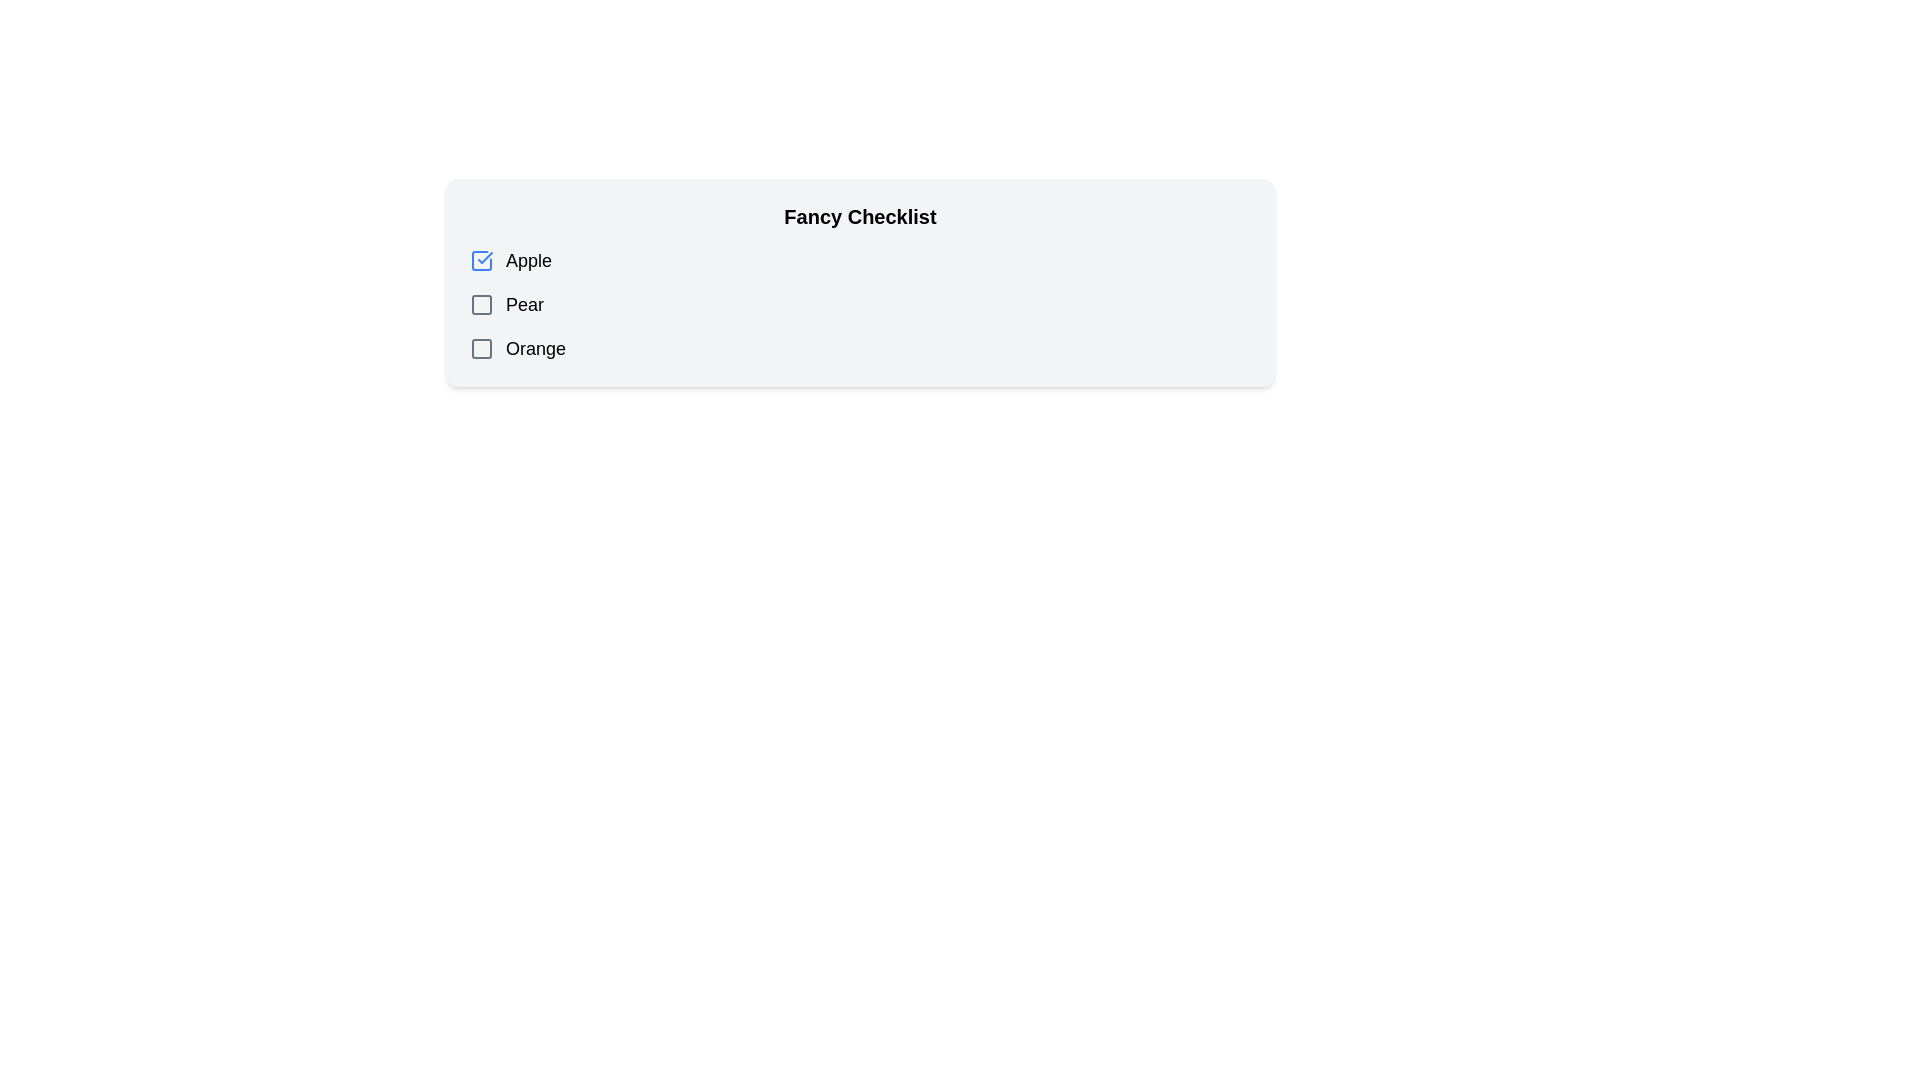  Describe the element at coordinates (481, 260) in the screenshot. I see `the blue-bordered checkbox with a blue checkmark inside, located to the left of the label 'Apple' in the 'Fancy Checklist'` at that location.